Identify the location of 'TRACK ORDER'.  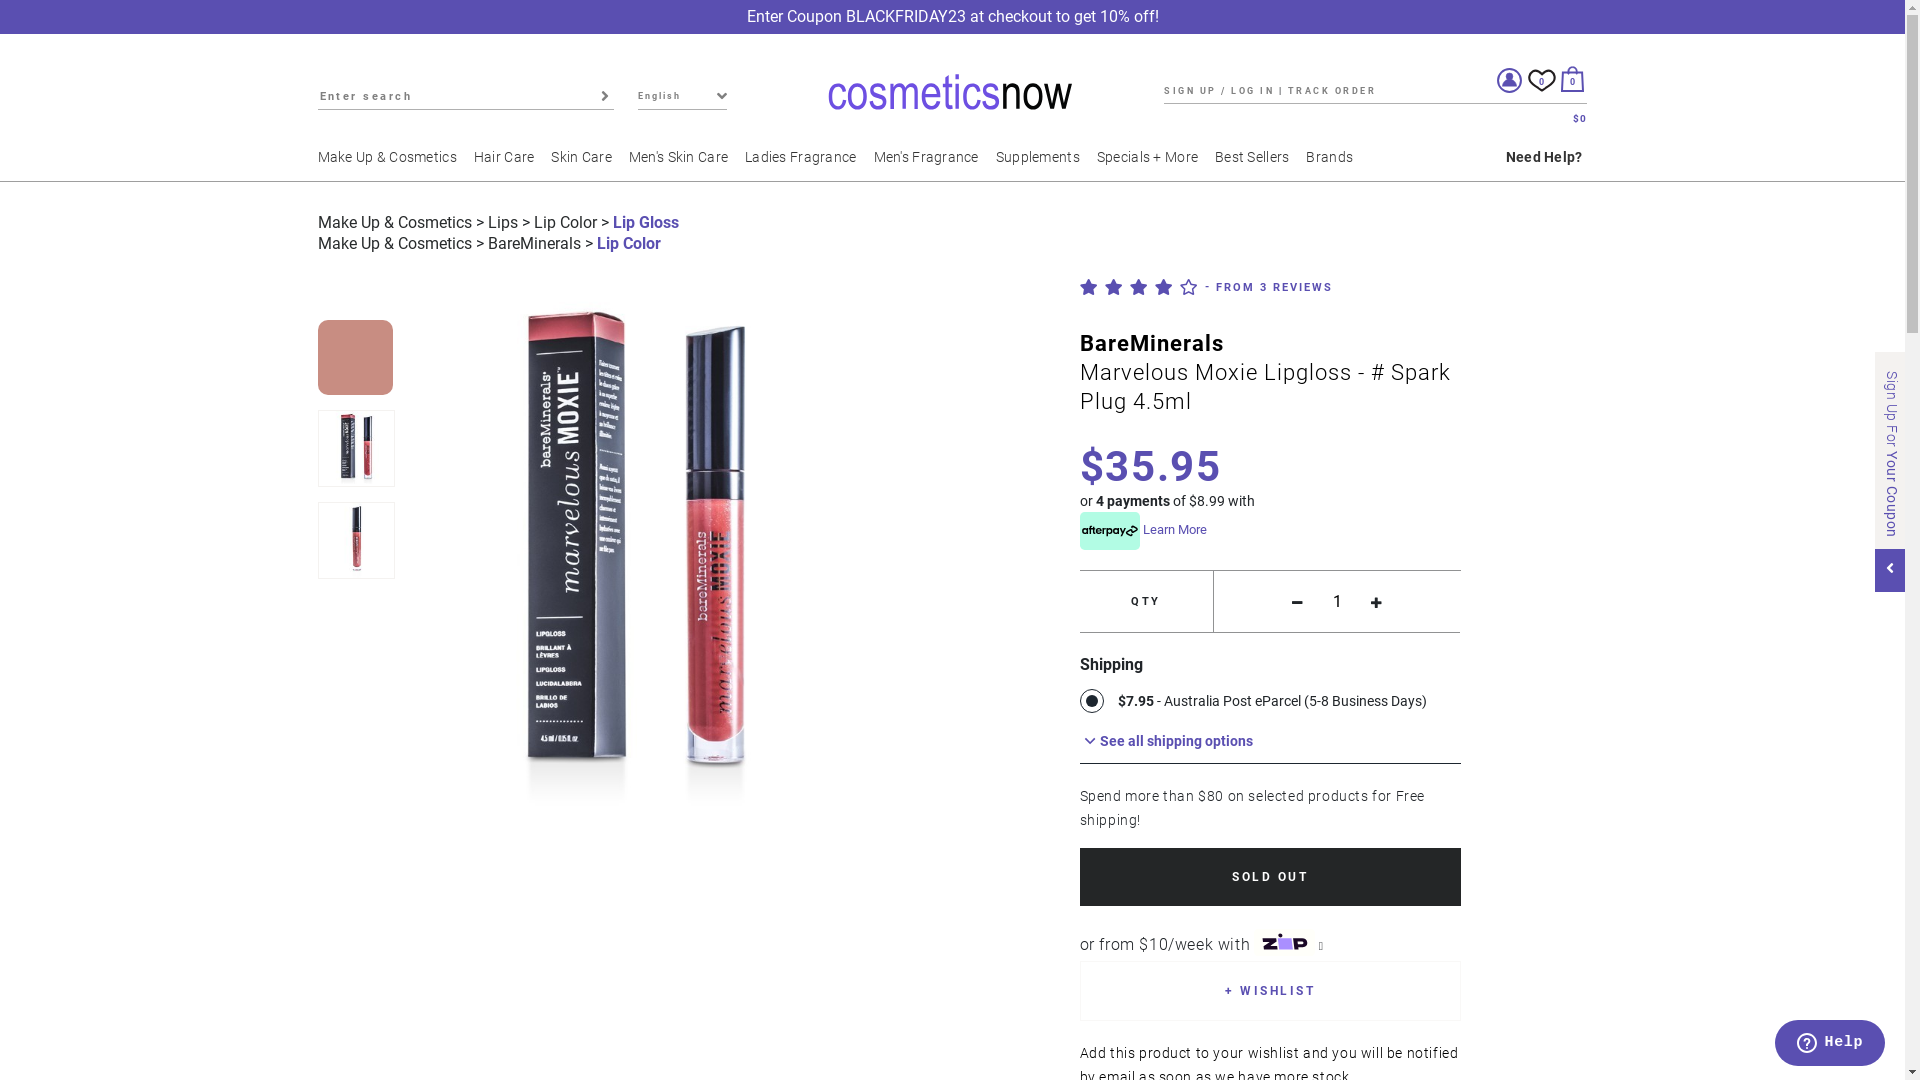
(1287, 90).